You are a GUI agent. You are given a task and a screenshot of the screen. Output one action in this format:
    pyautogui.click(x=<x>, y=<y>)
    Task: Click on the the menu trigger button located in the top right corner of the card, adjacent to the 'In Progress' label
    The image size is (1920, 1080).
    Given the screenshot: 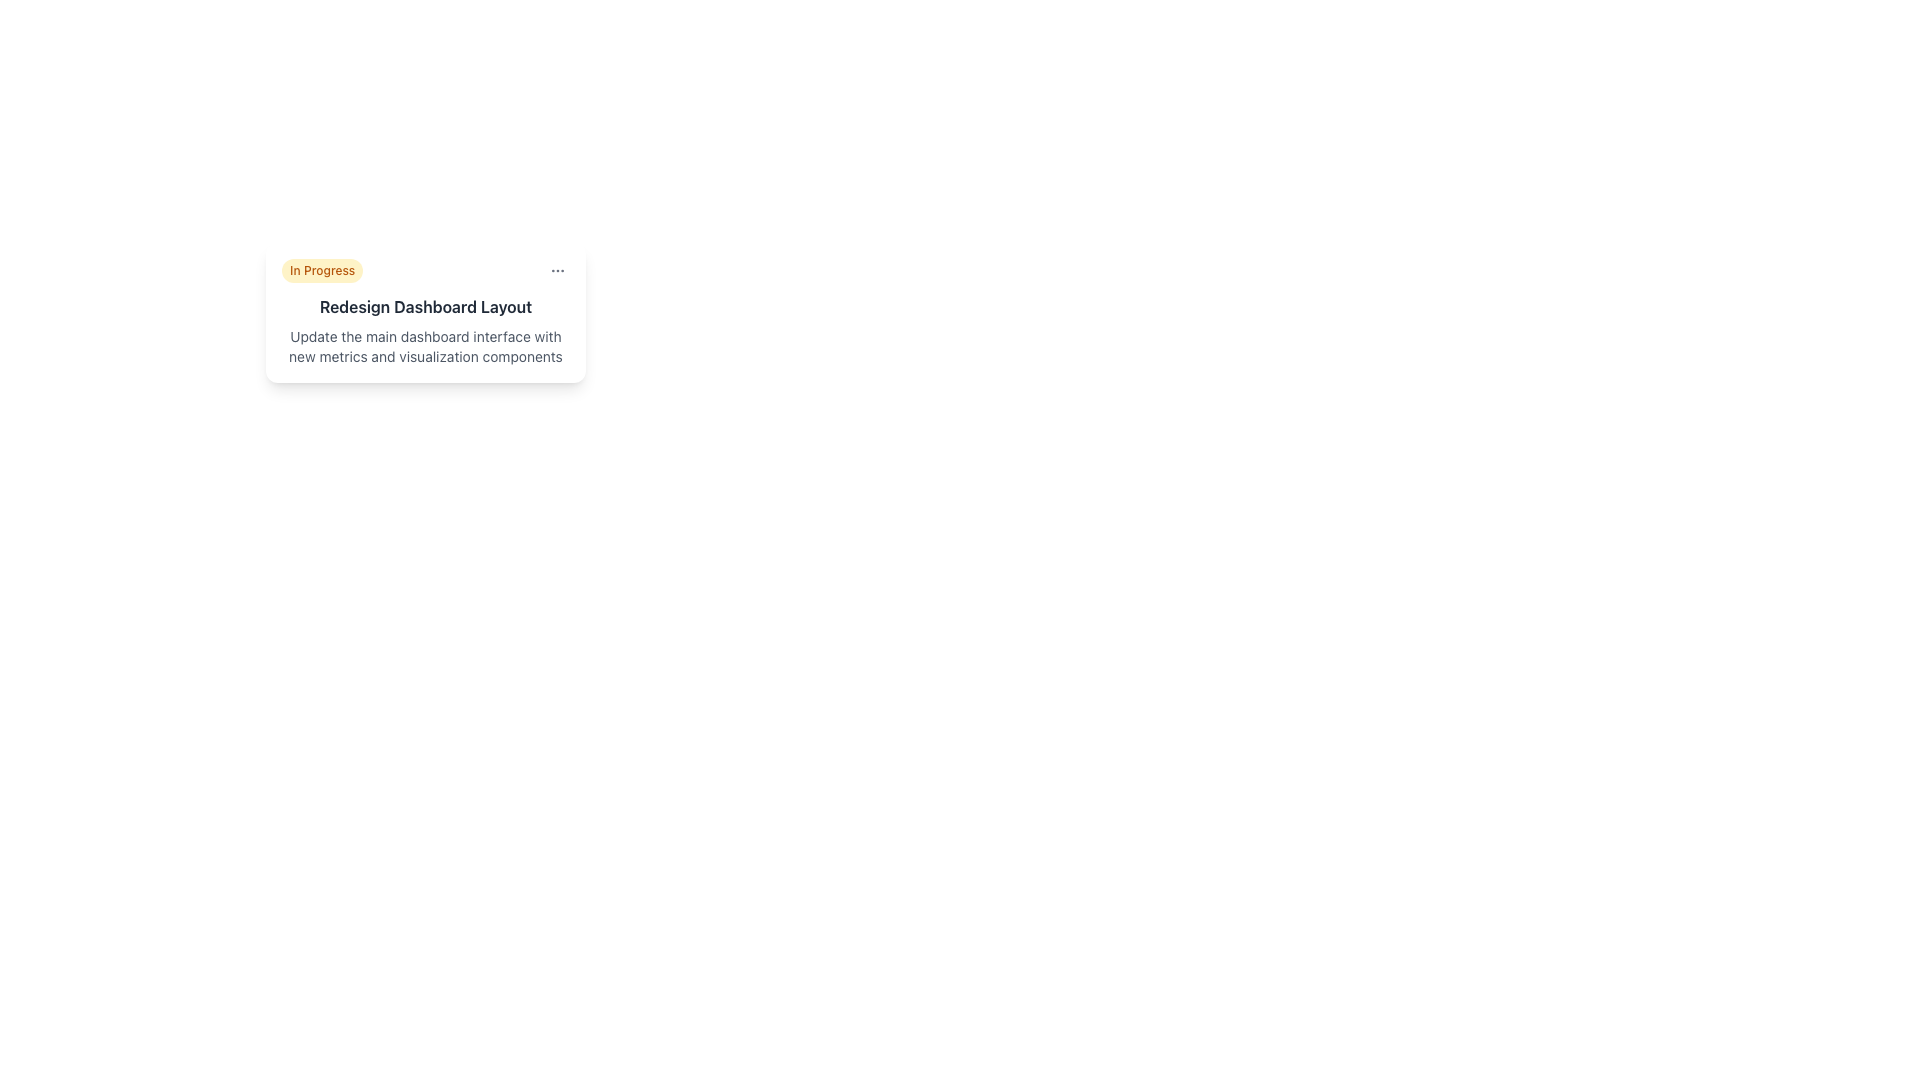 What is the action you would take?
    pyautogui.click(x=557, y=270)
    